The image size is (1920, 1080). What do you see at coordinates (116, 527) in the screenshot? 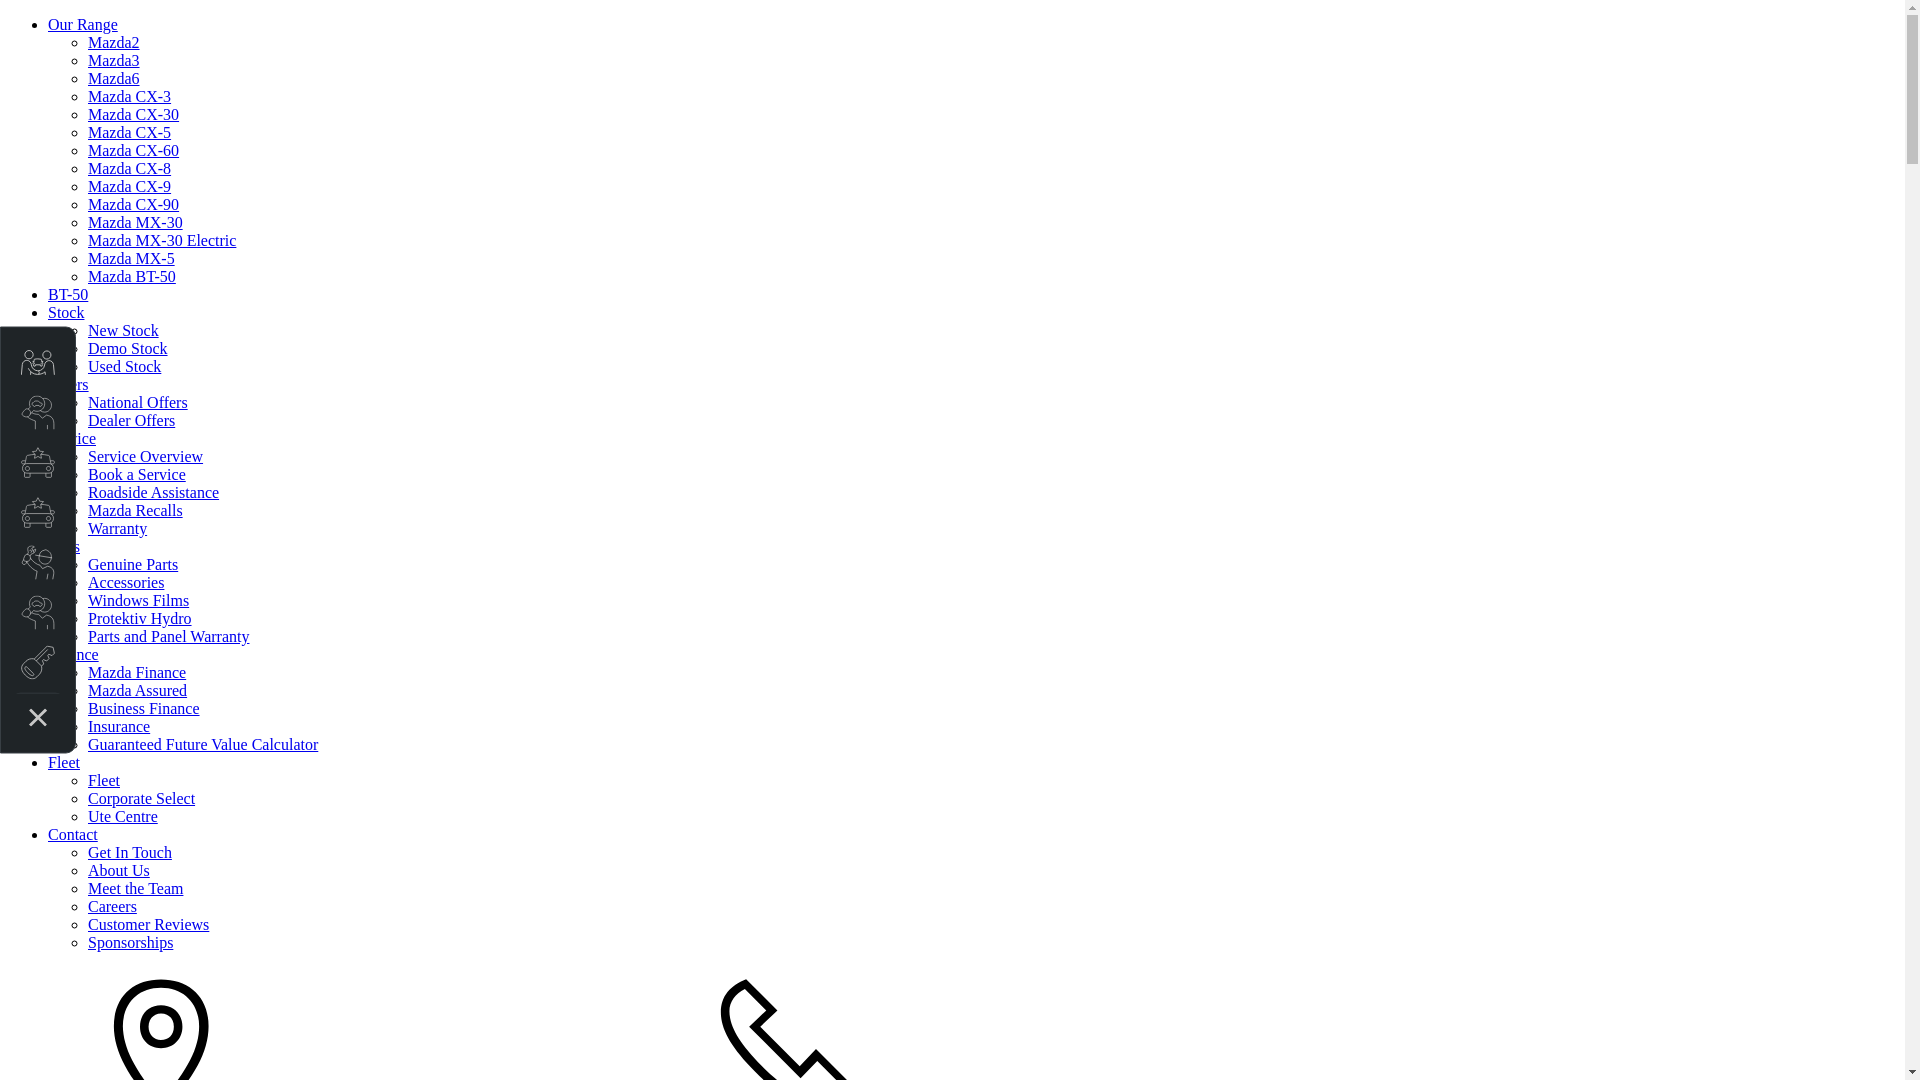
I see `'Warranty'` at bounding box center [116, 527].